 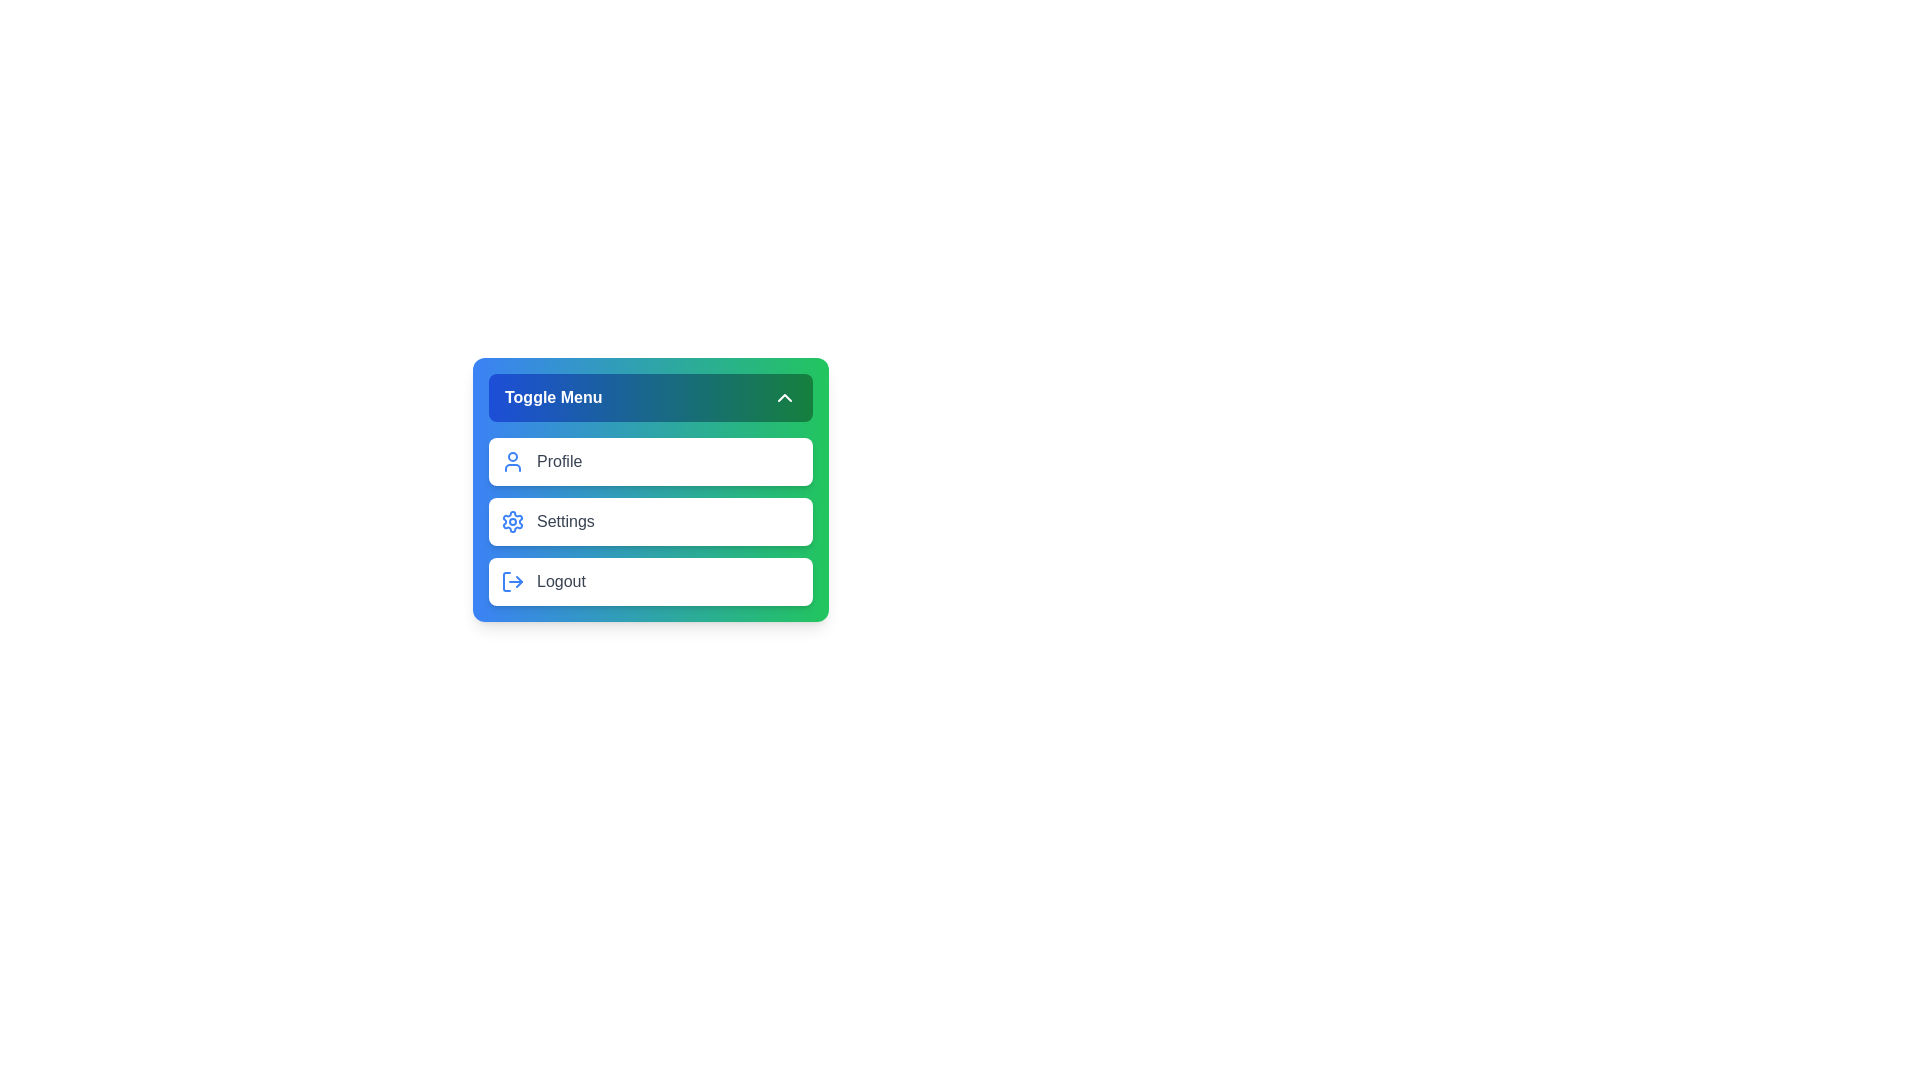 What do you see at coordinates (651, 582) in the screenshot?
I see `the menu item Logout to view its hover effects` at bounding box center [651, 582].